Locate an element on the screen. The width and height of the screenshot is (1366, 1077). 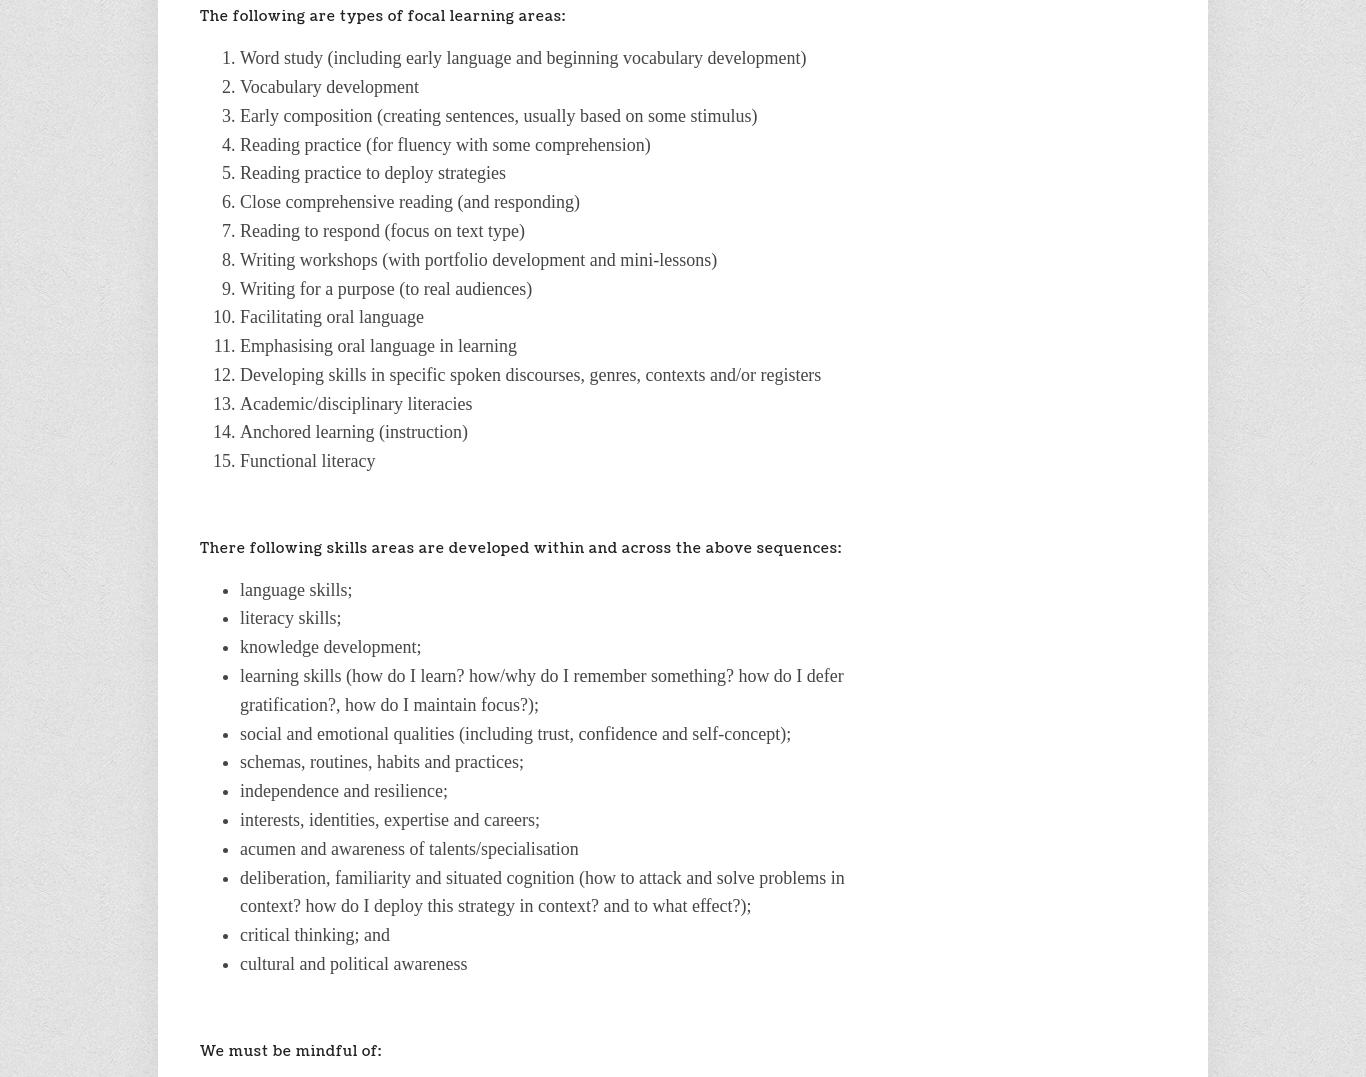
'Word study (including early language and beginning vocabulary development)' is located at coordinates (523, 58).